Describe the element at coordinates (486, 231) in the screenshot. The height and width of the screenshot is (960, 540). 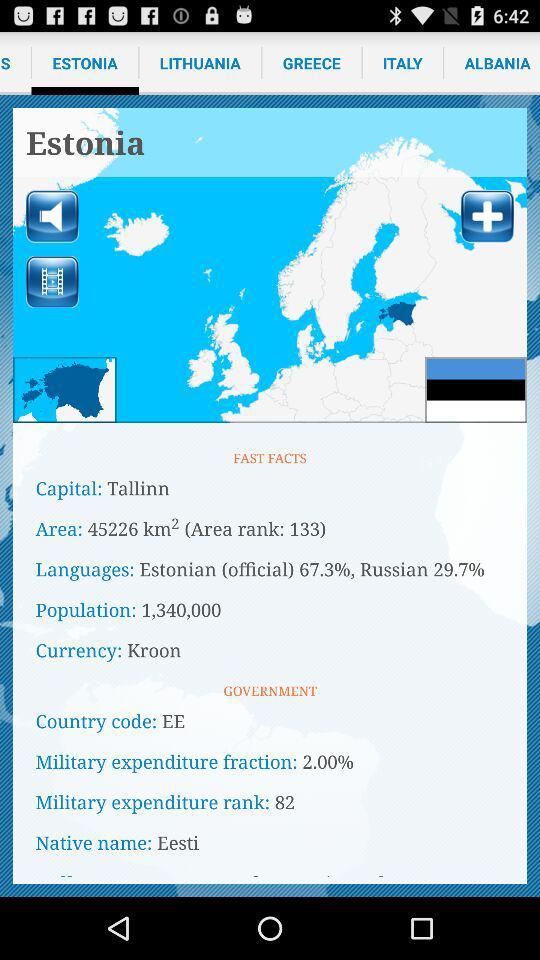
I see `the add icon` at that location.